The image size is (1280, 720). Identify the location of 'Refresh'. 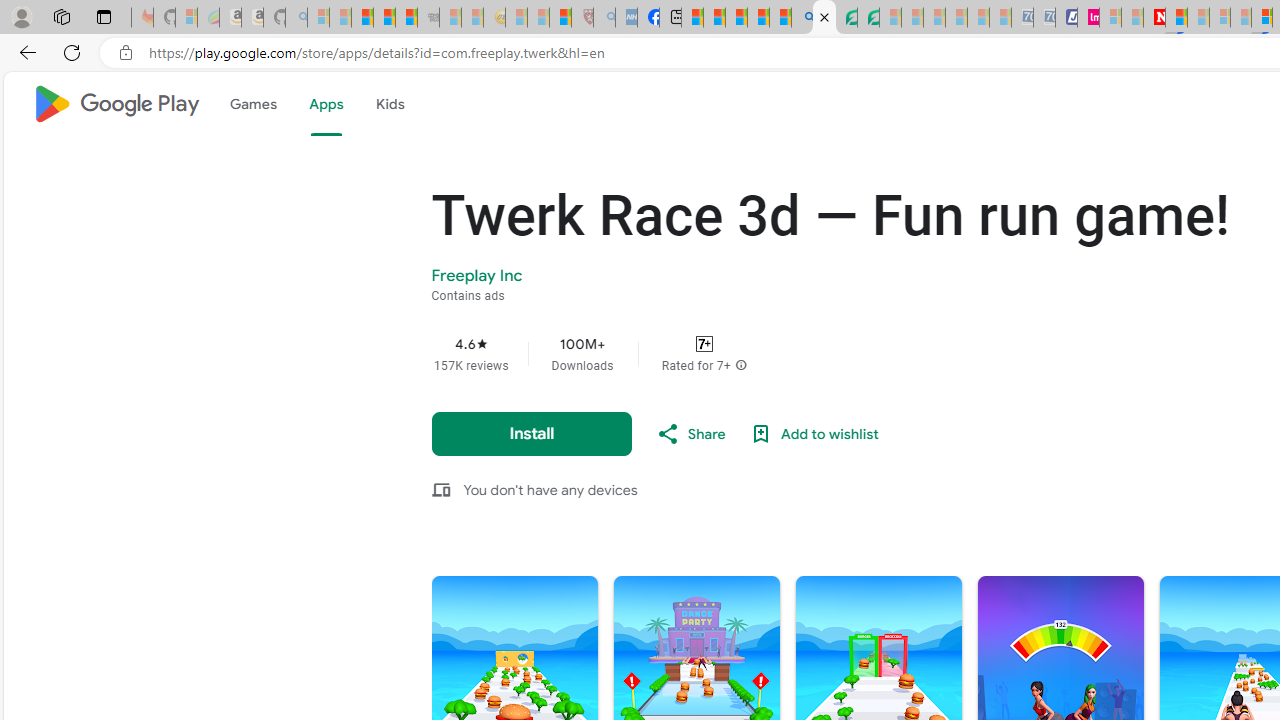
(72, 51).